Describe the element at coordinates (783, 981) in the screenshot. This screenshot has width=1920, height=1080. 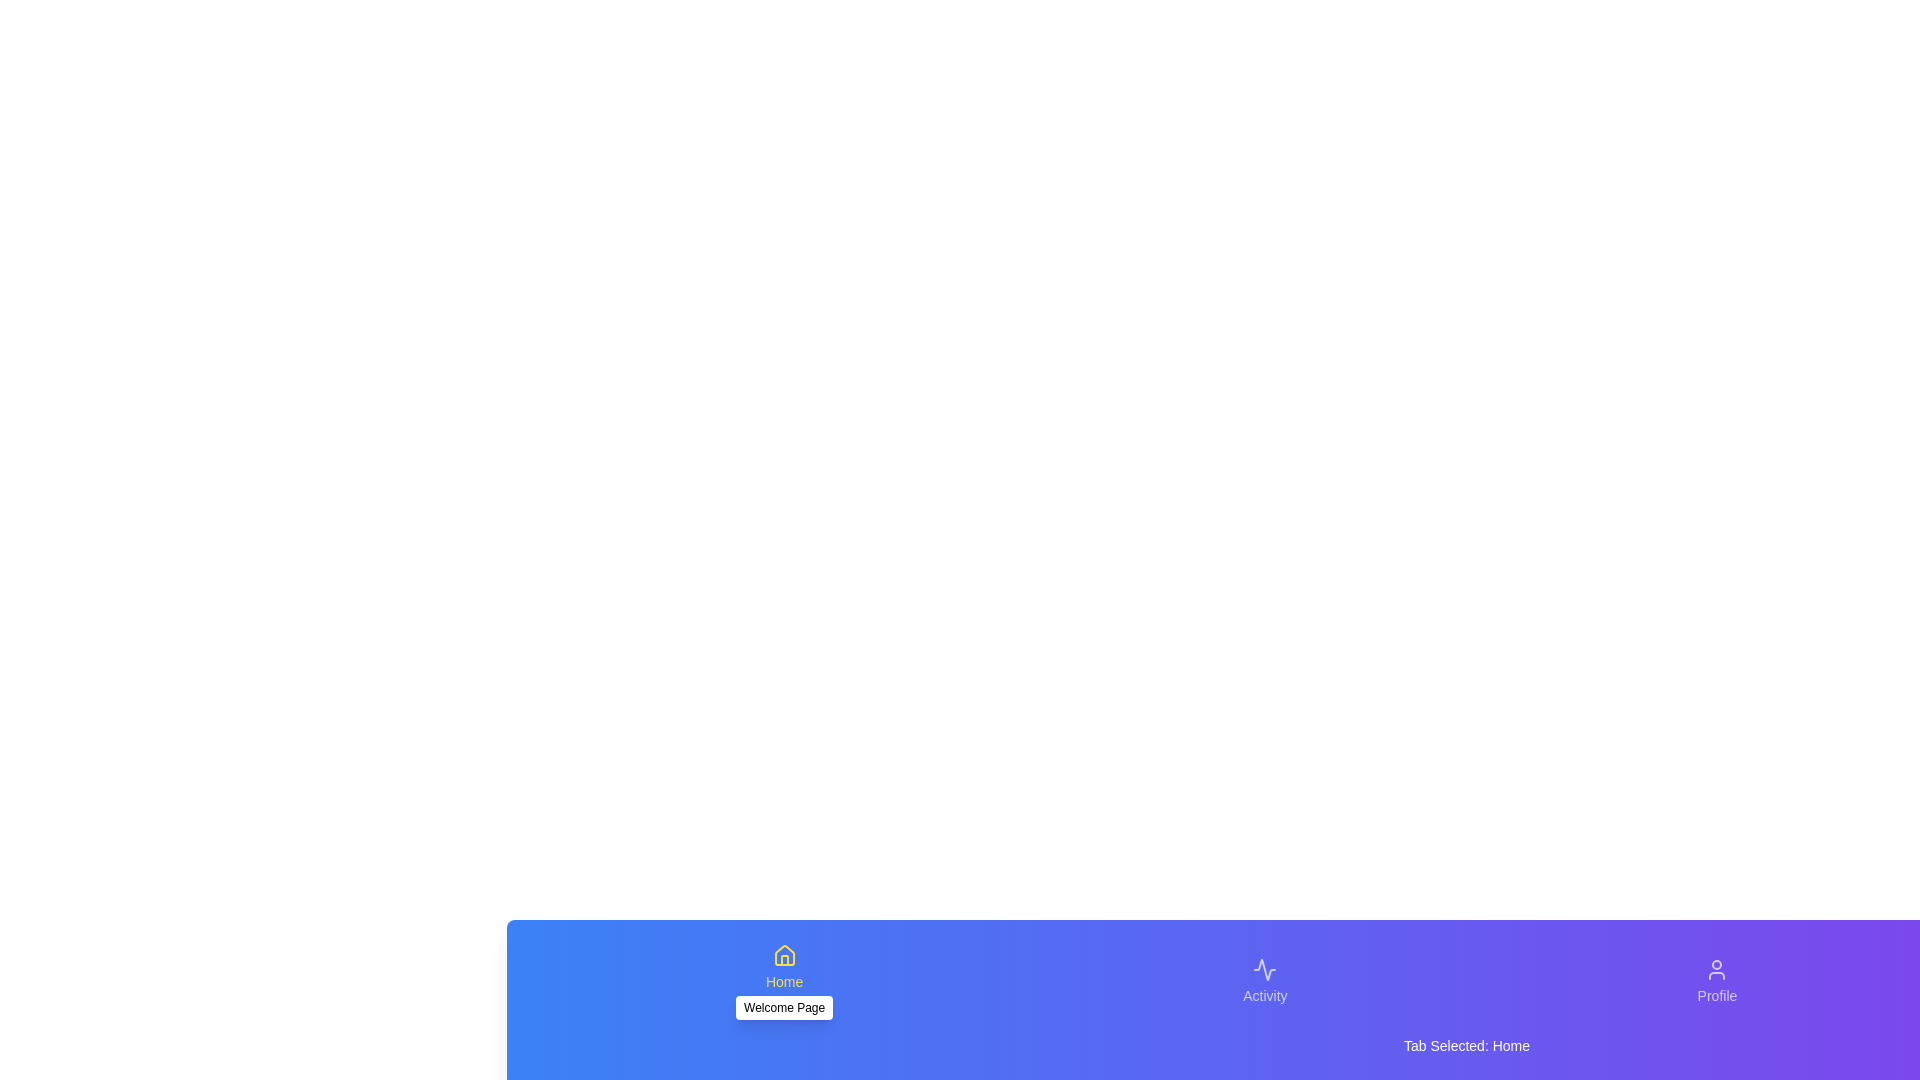
I see `the Home tab to activate it` at that location.